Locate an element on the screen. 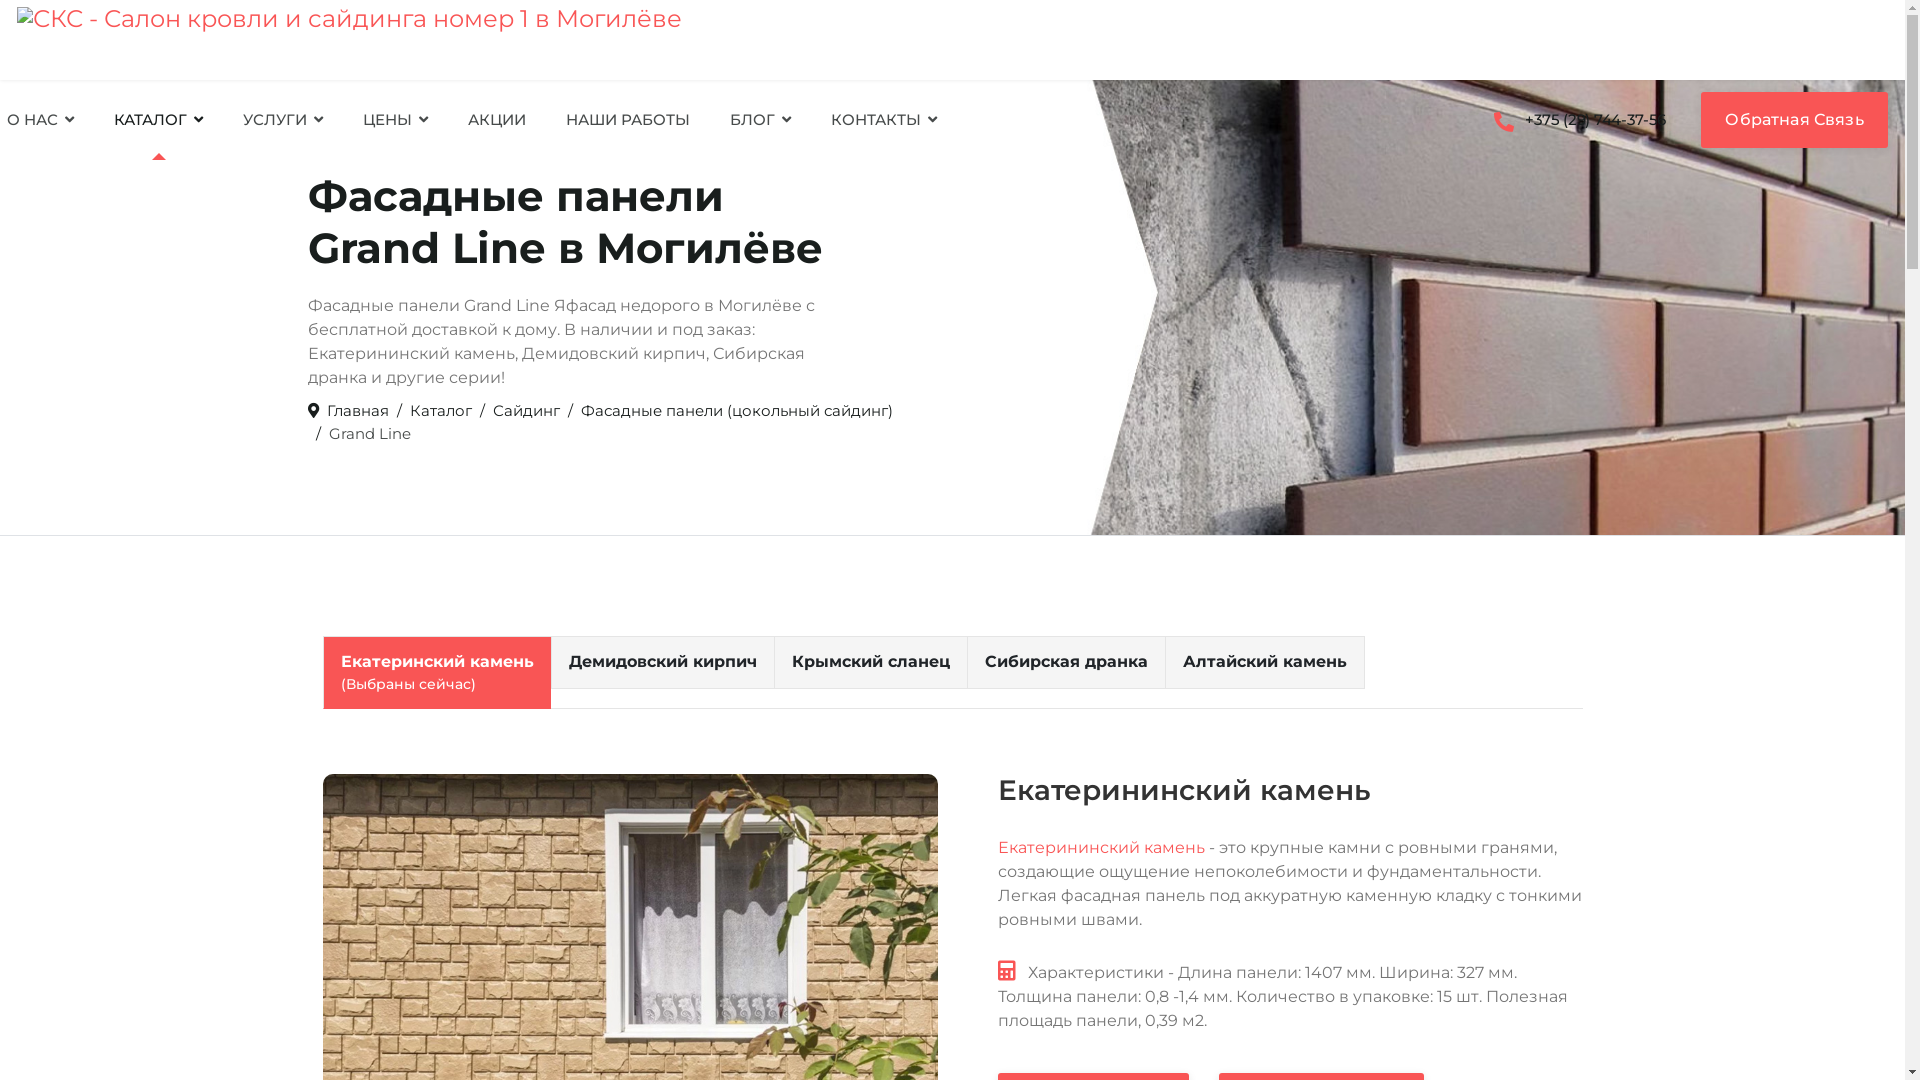  '+375 (29) 744-37-56' is located at coordinates (1578, 119).